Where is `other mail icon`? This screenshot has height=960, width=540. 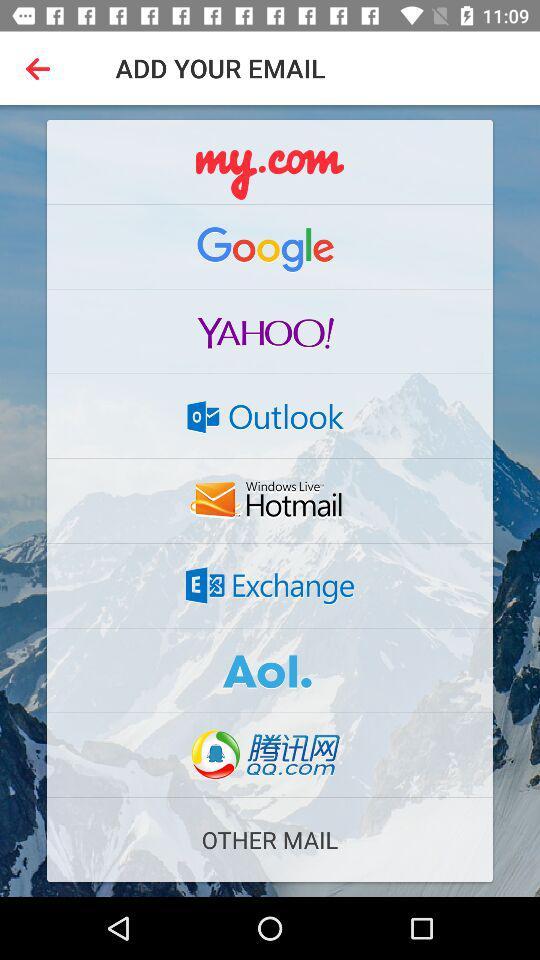
other mail icon is located at coordinates (270, 840).